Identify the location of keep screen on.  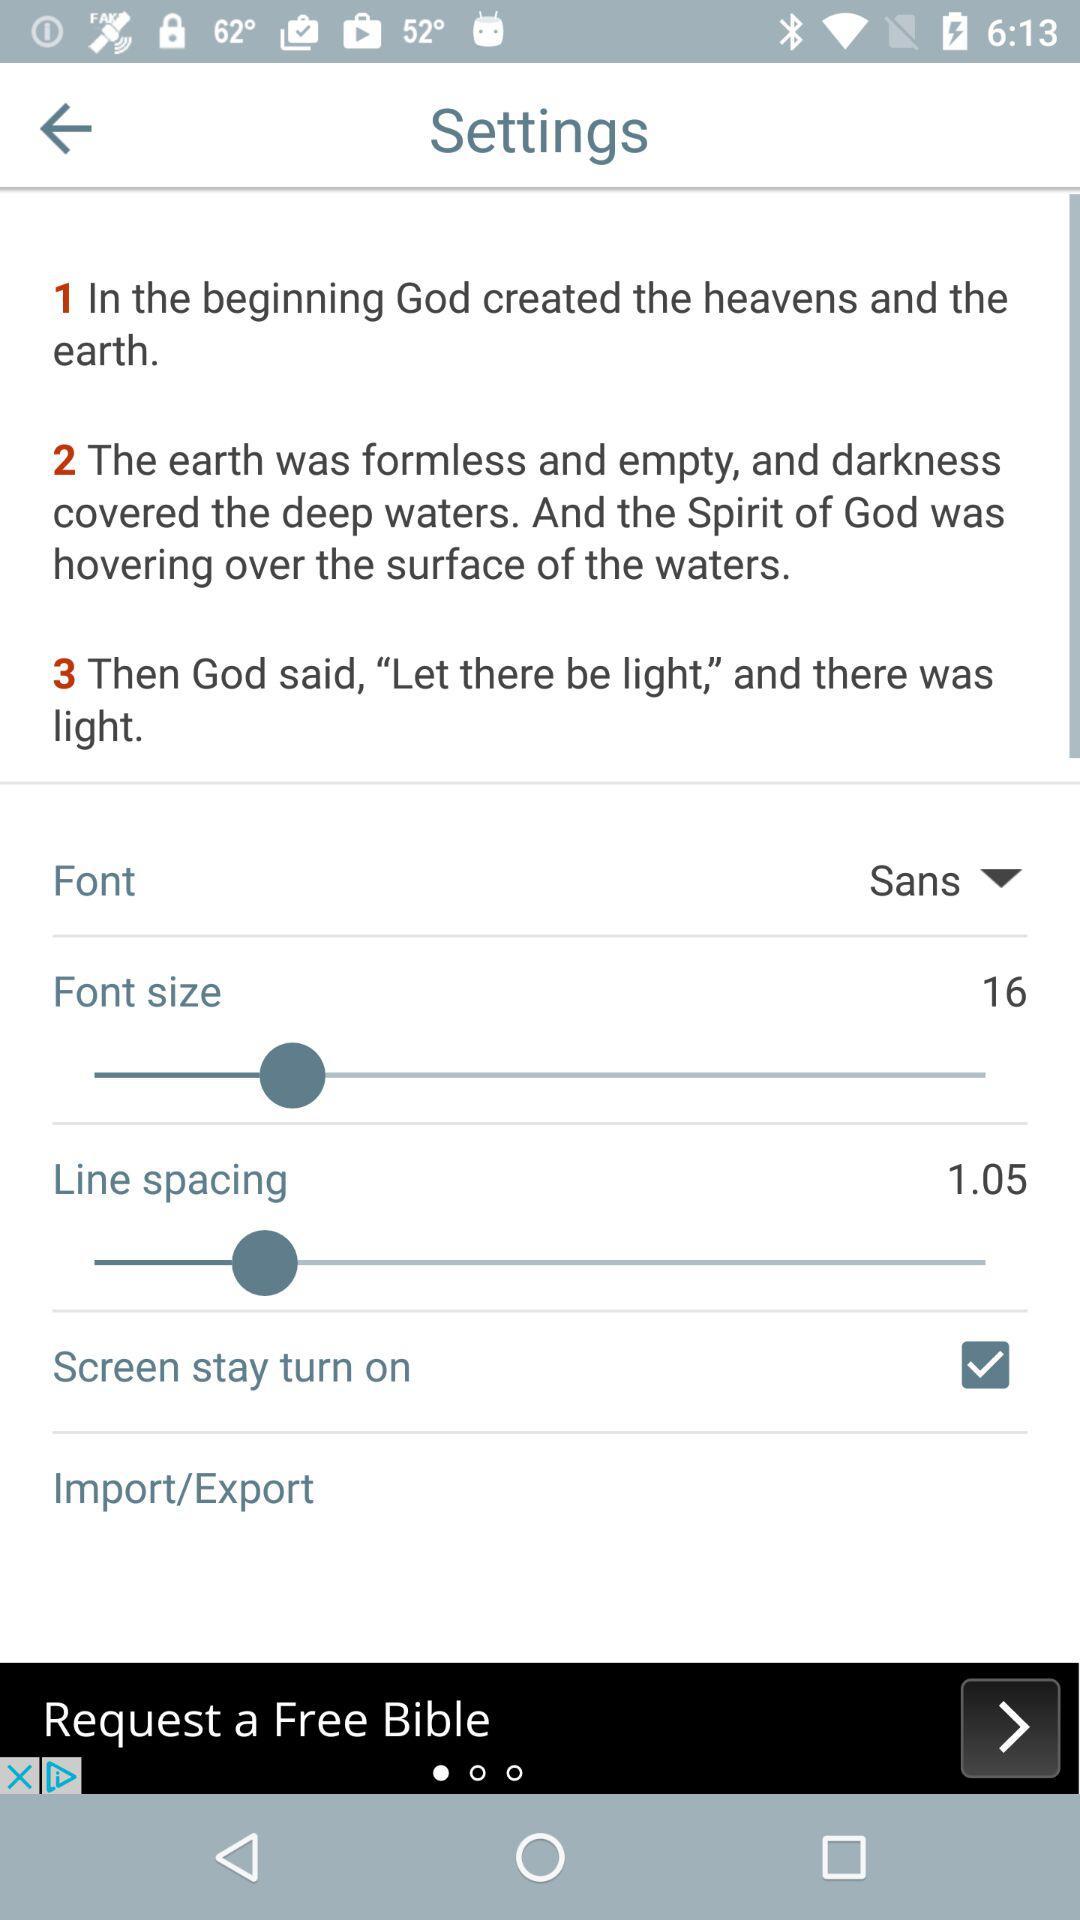
(984, 1363).